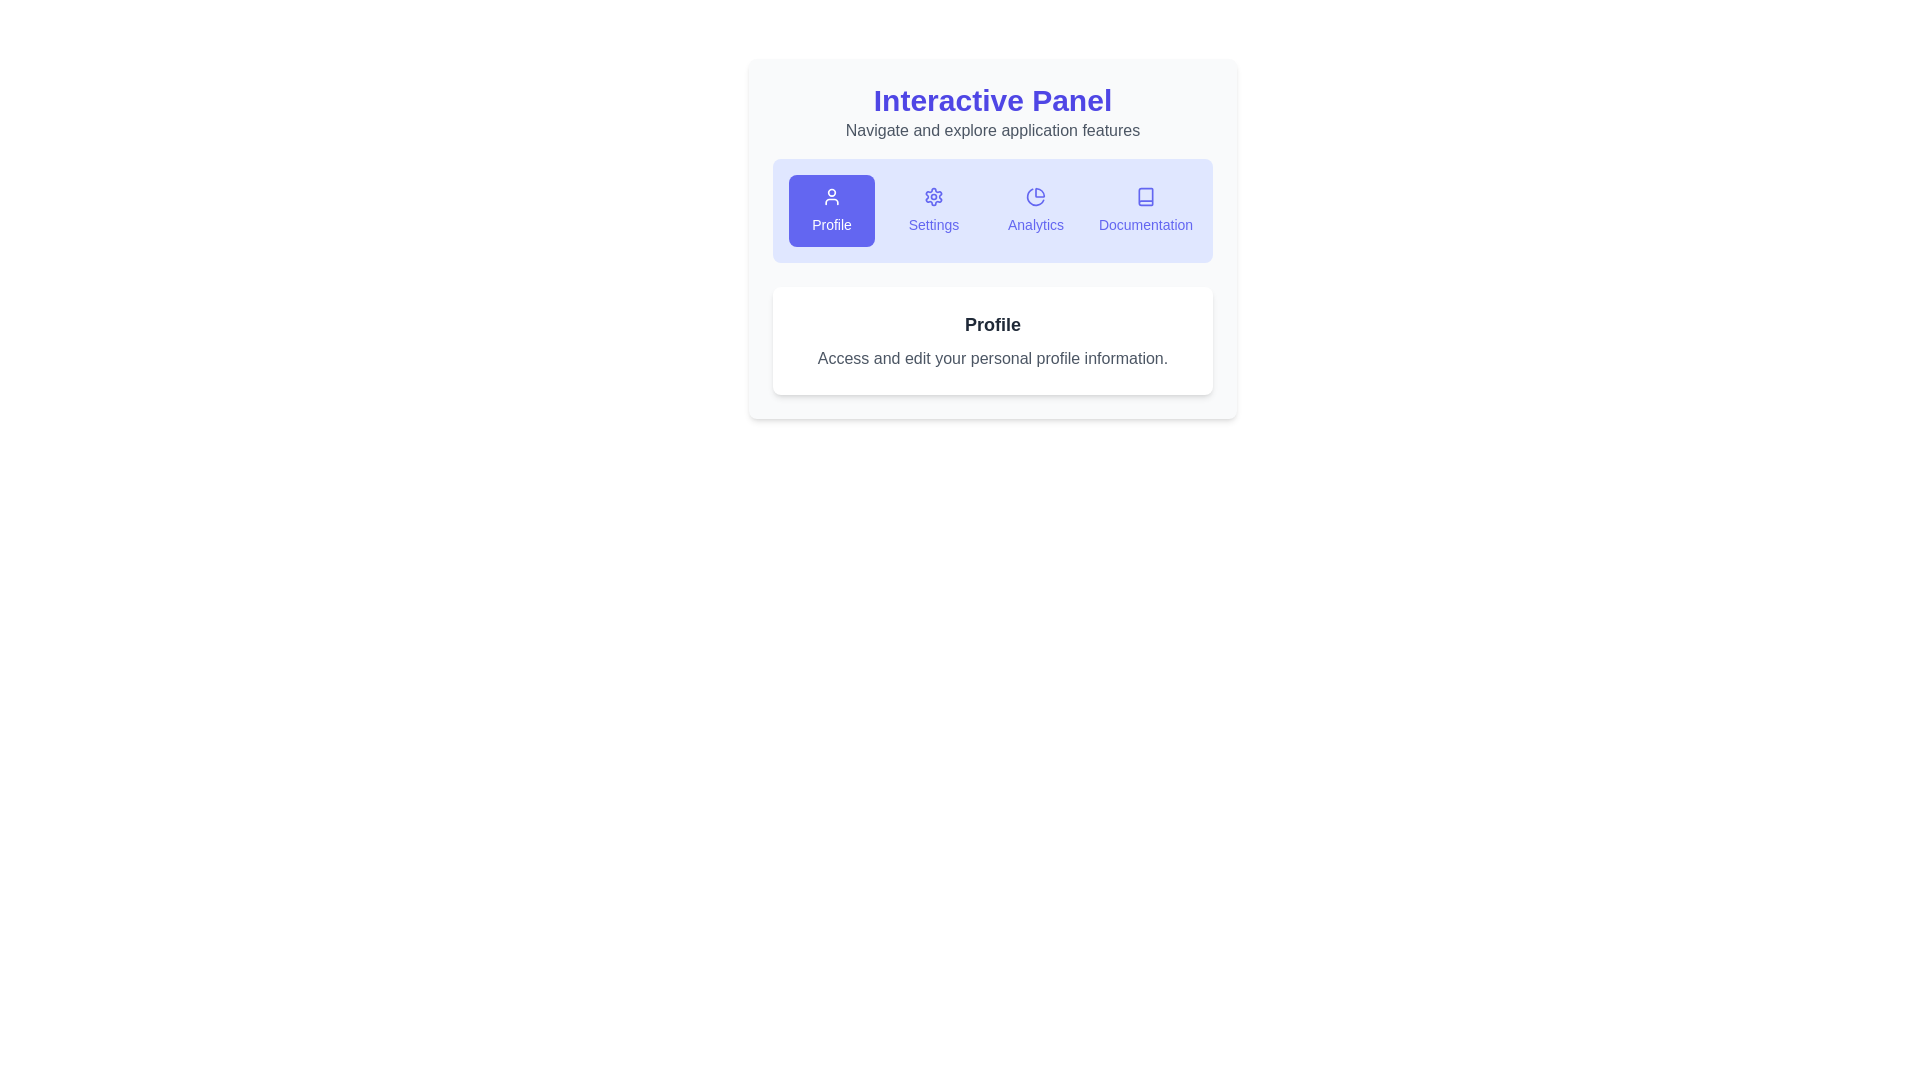 The width and height of the screenshot is (1920, 1080). I want to click on the 'Documentation' button in the navigation panel, so click(1146, 224).